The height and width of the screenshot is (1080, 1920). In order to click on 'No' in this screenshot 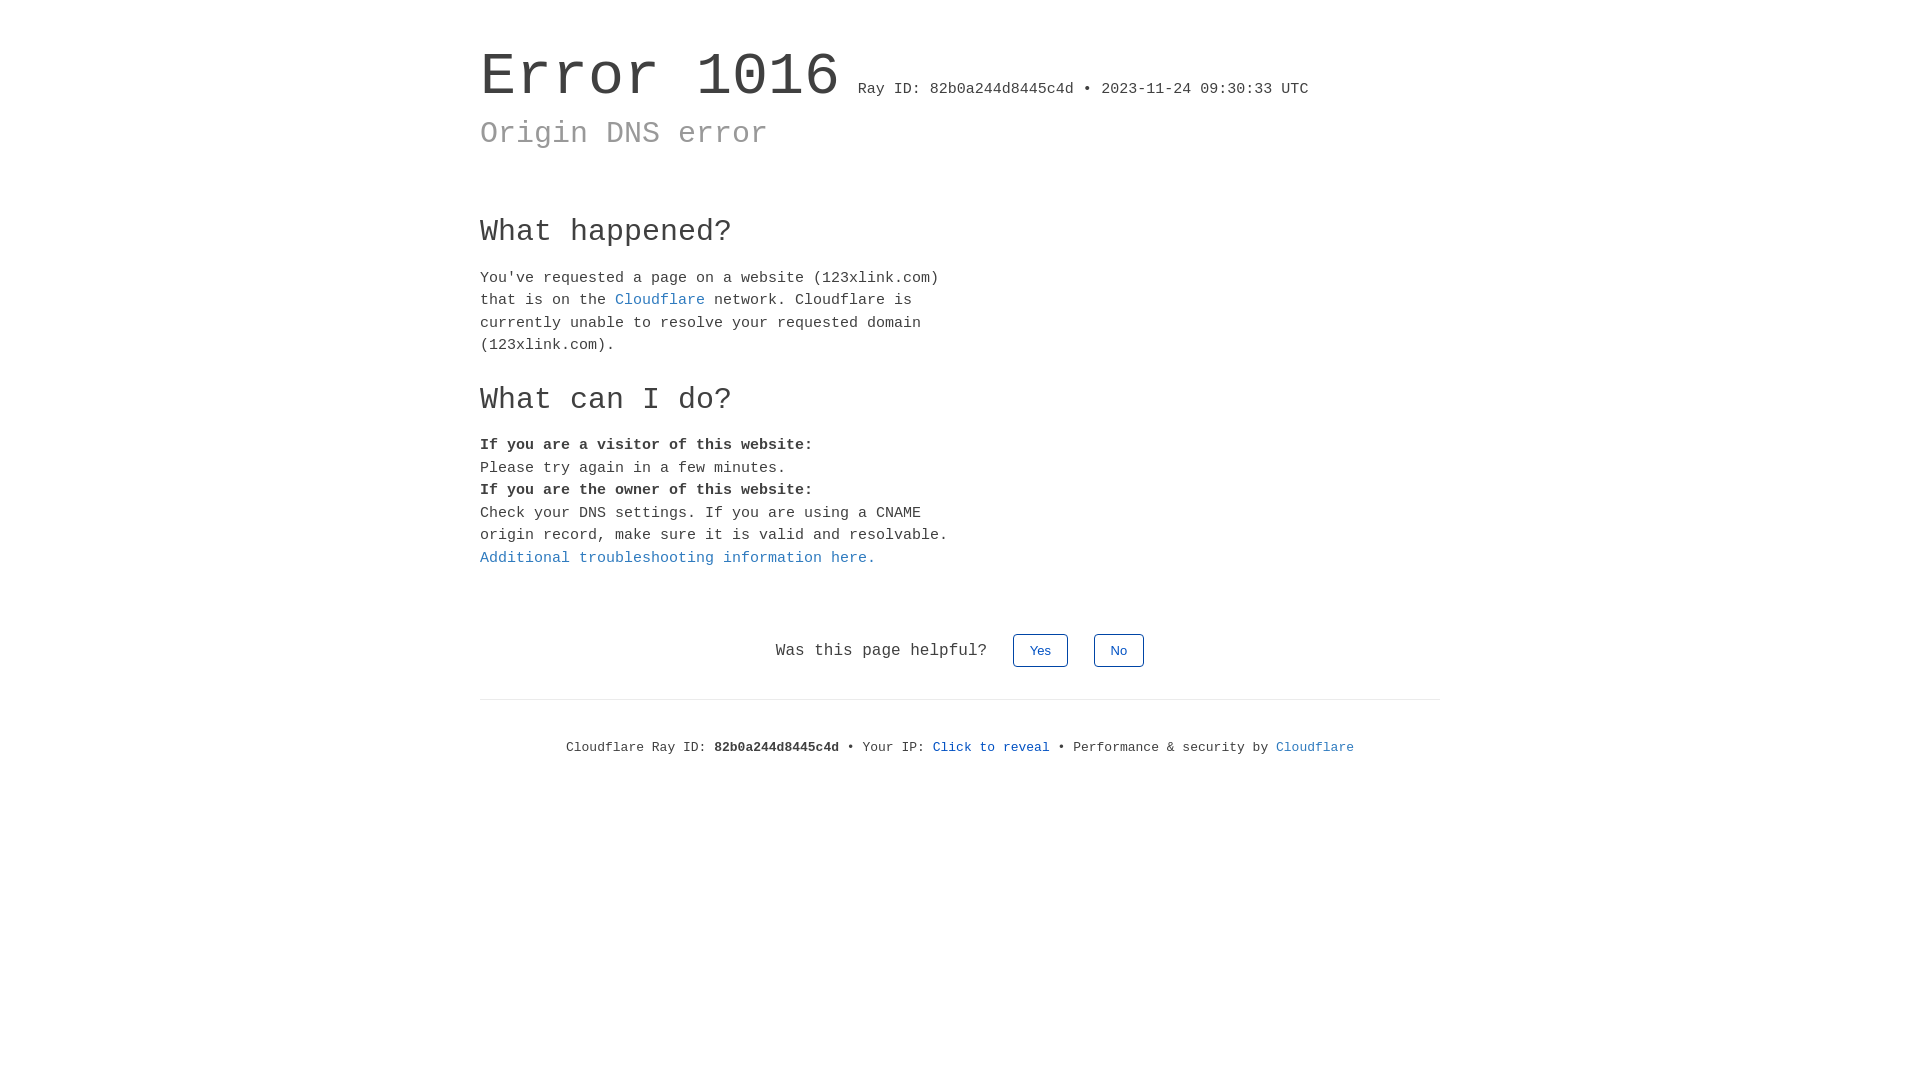, I will do `click(1118, 650)`.